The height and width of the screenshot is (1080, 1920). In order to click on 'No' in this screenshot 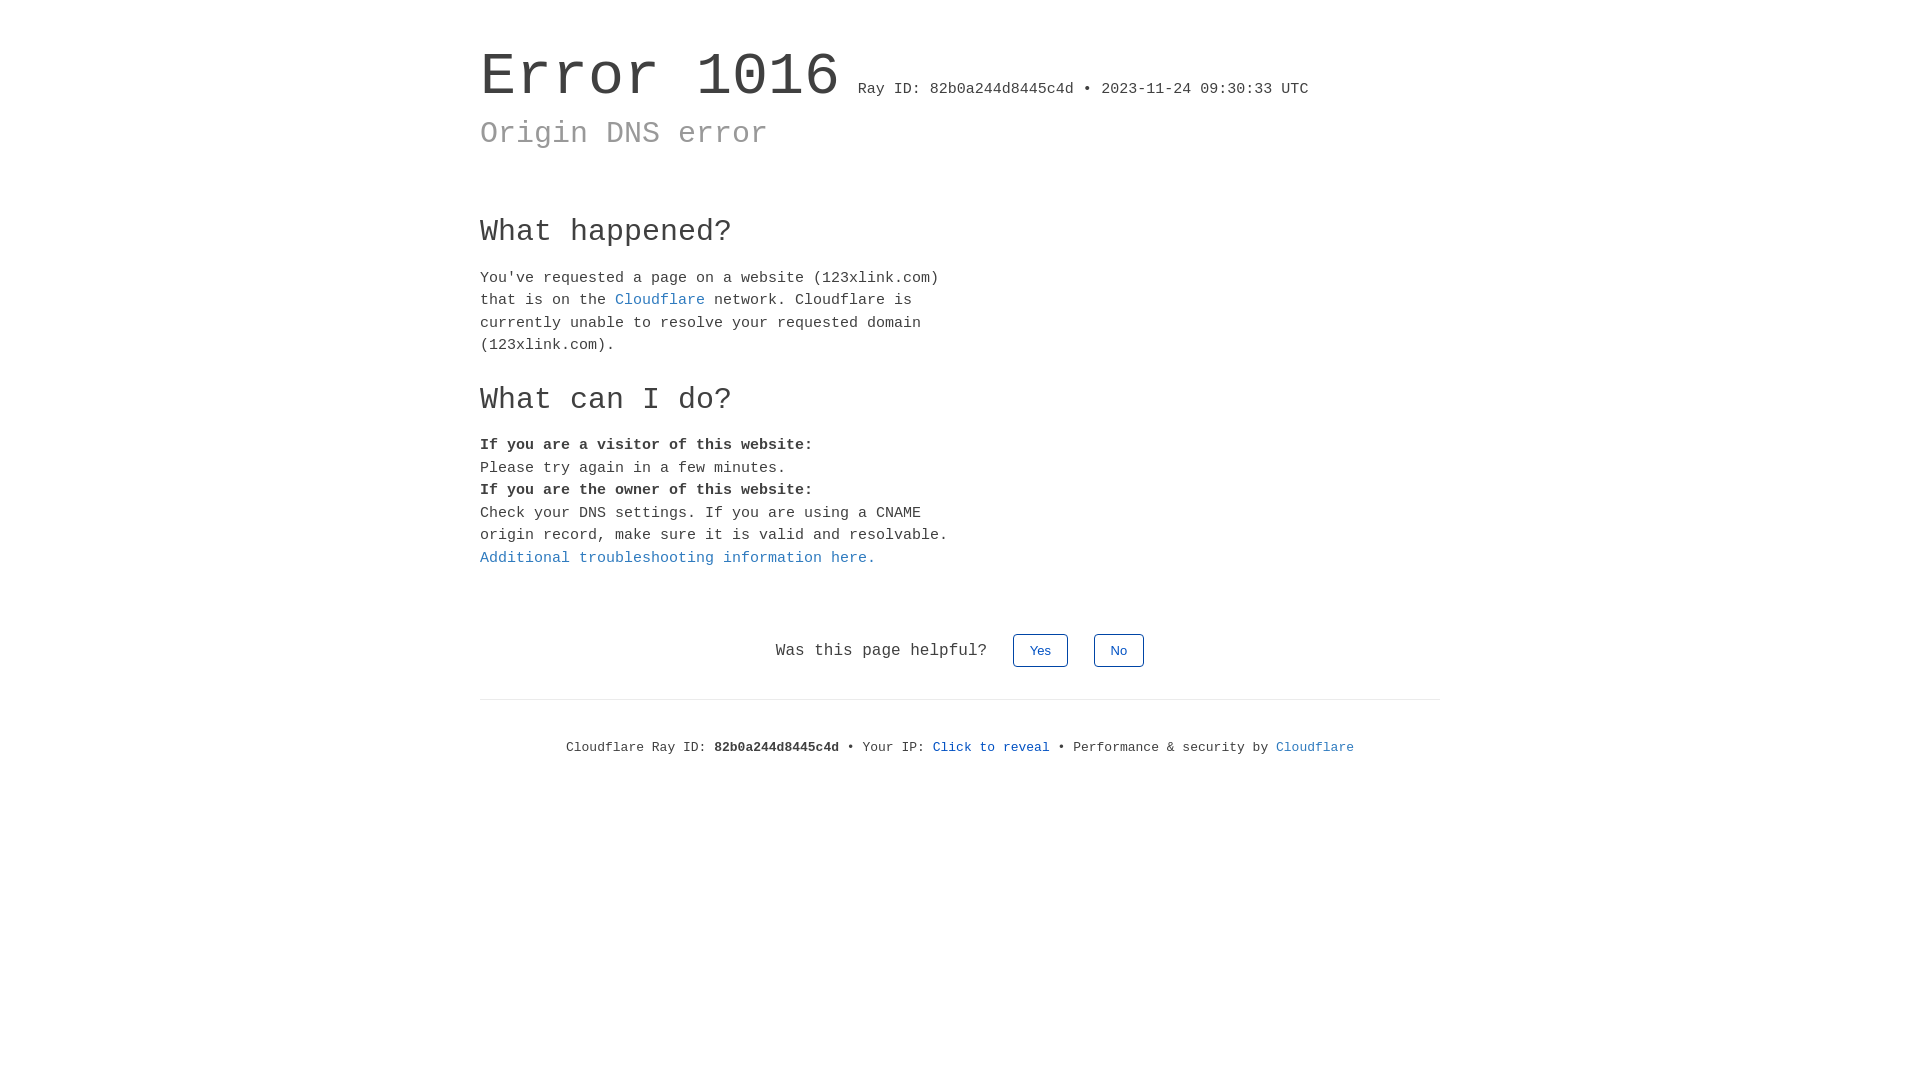, I will do `click(1118, 650)`.